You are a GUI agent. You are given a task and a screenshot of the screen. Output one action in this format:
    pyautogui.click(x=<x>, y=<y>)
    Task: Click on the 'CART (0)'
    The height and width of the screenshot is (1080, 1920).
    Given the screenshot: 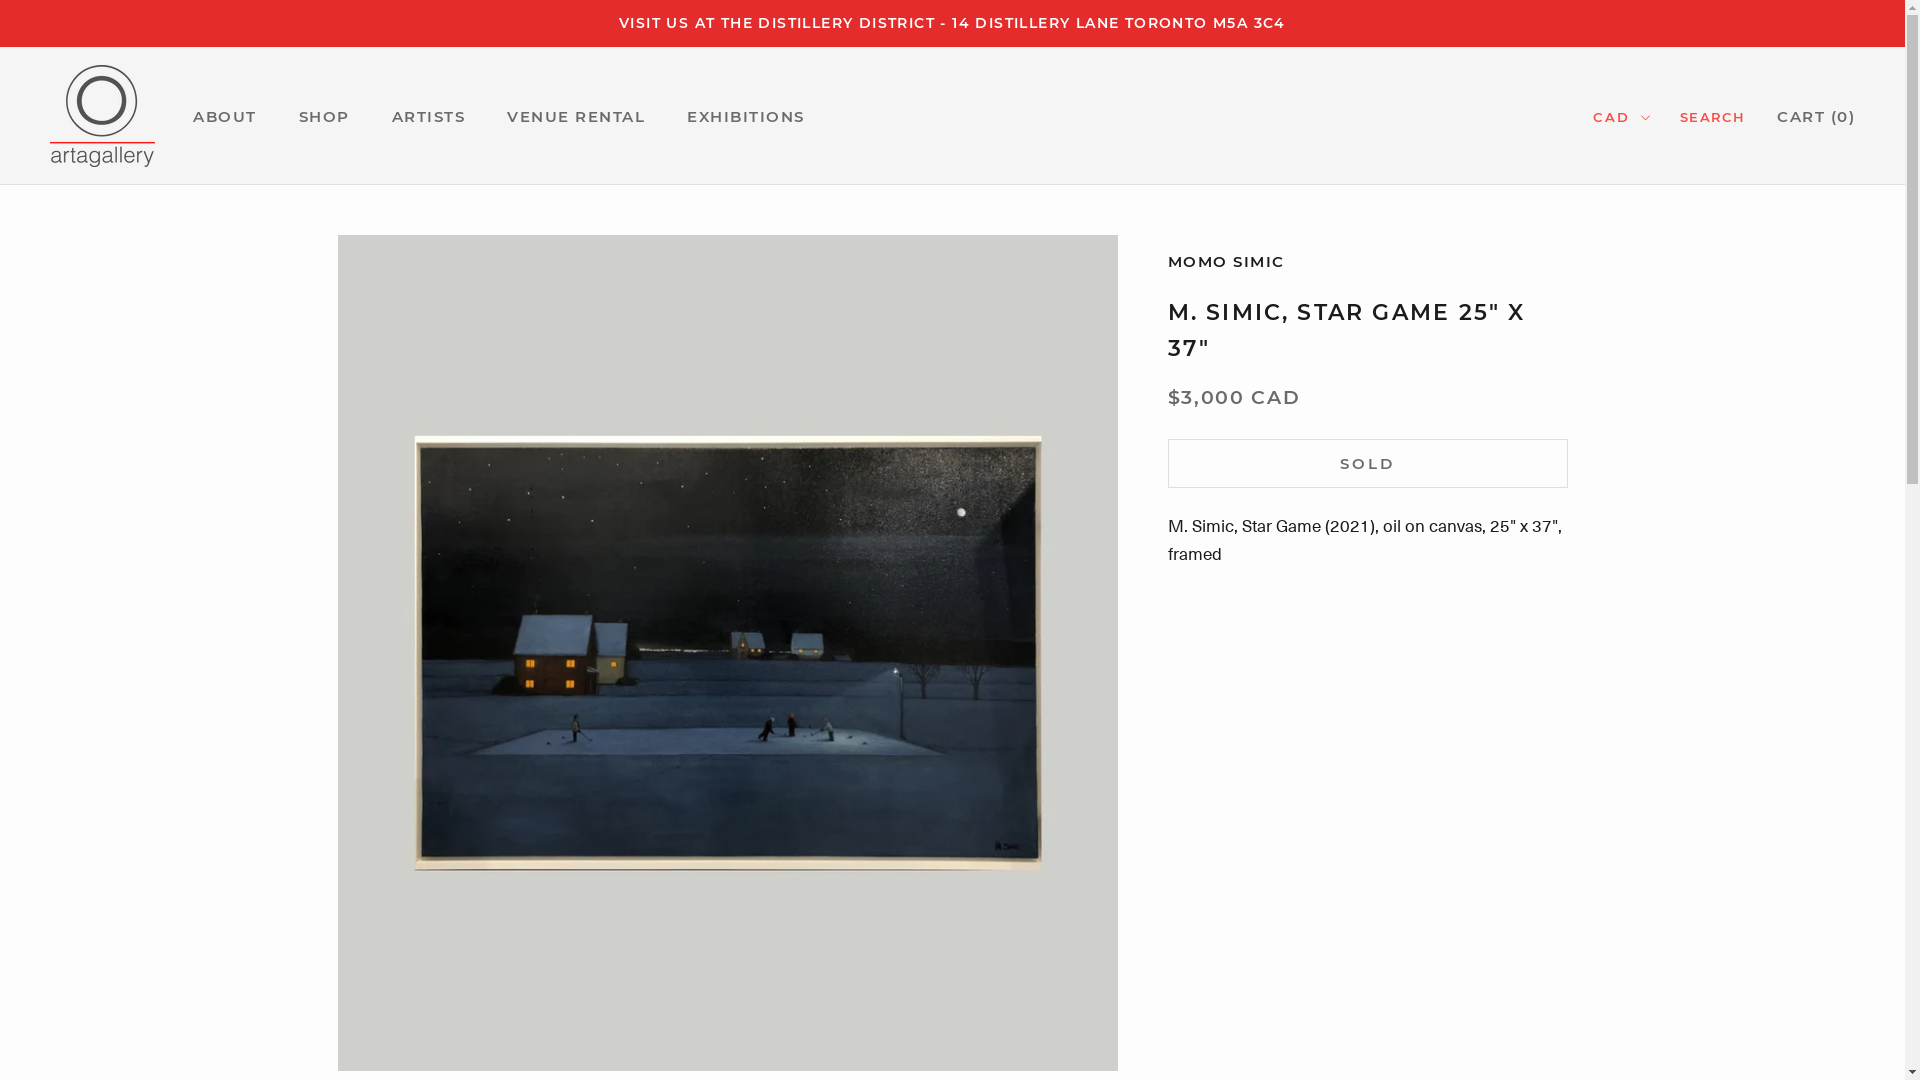 What is the action you would take?
    pyautogui.click(x=1815, y=116)
    